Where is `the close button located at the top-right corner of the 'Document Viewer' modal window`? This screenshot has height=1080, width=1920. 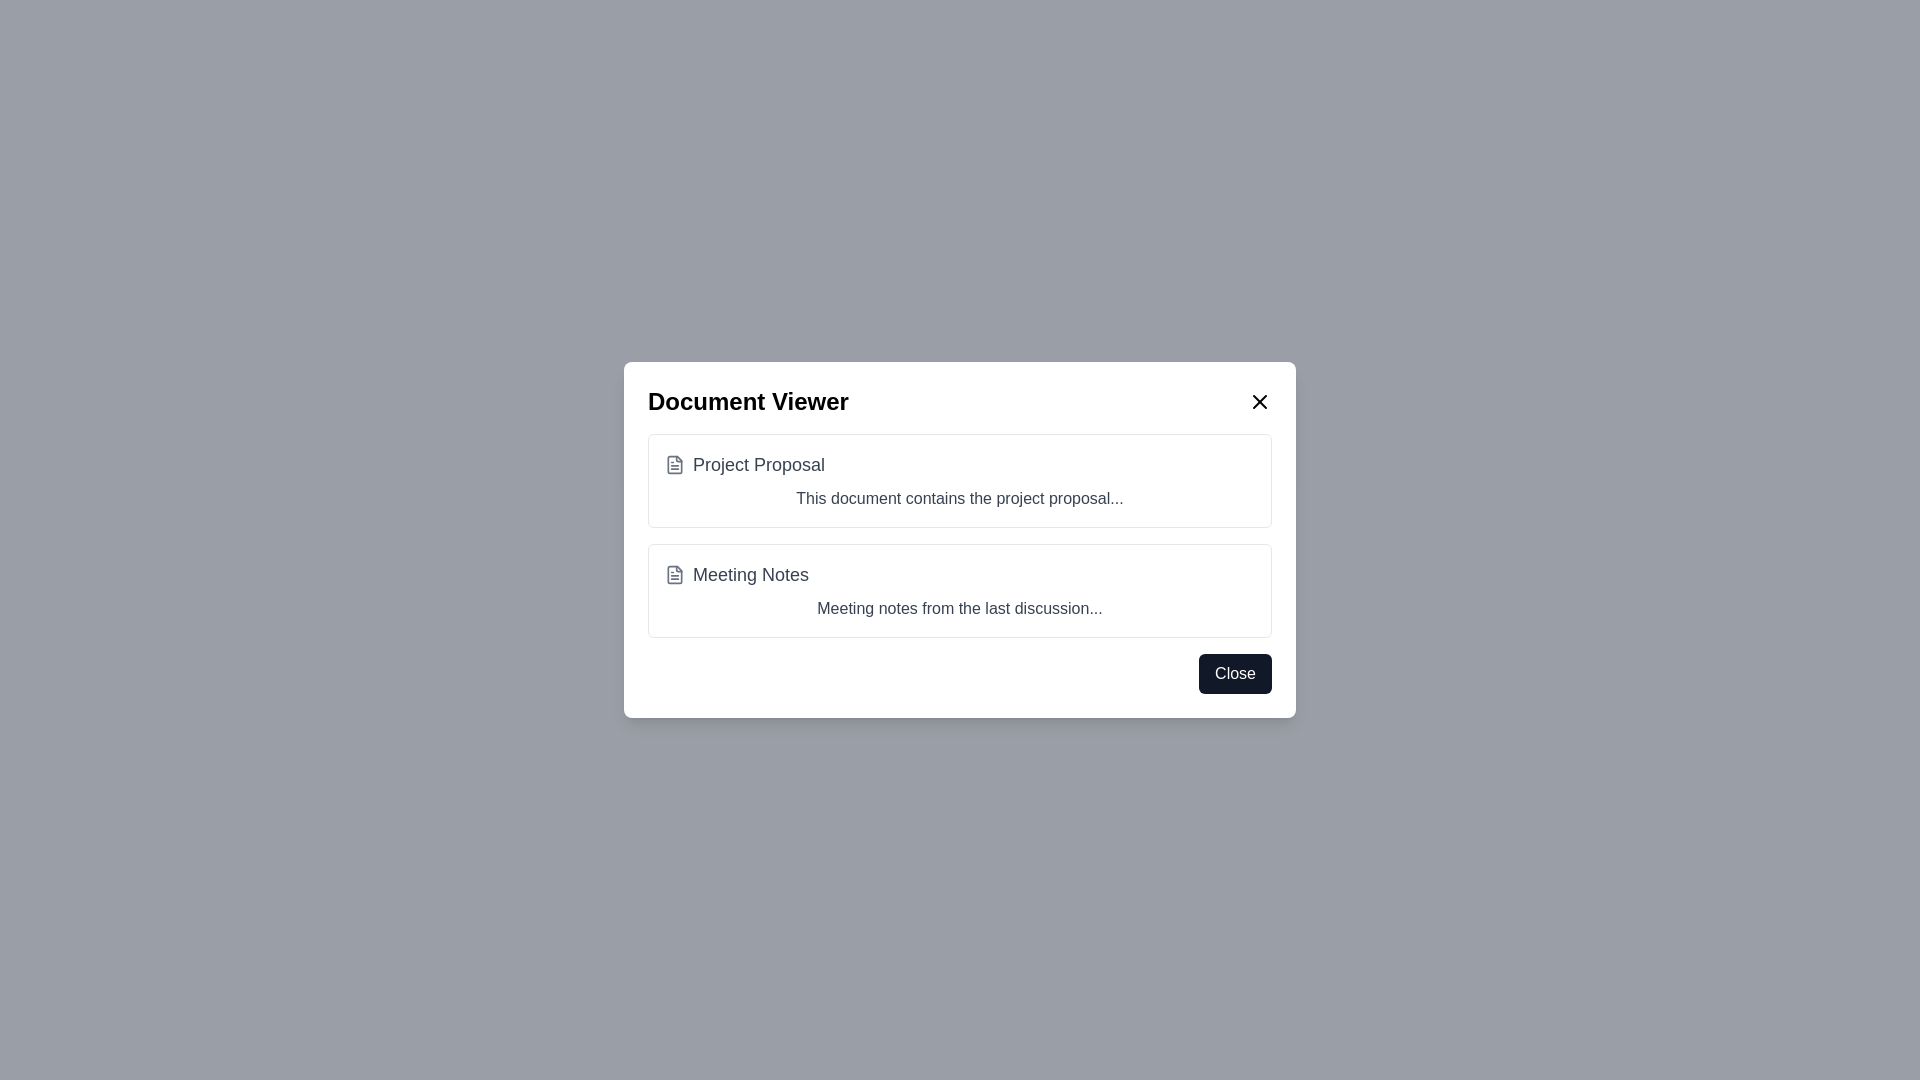 the close button located at the top-right corner of the 'Document Viewer' modal window is located at coordinates (1258, 401).